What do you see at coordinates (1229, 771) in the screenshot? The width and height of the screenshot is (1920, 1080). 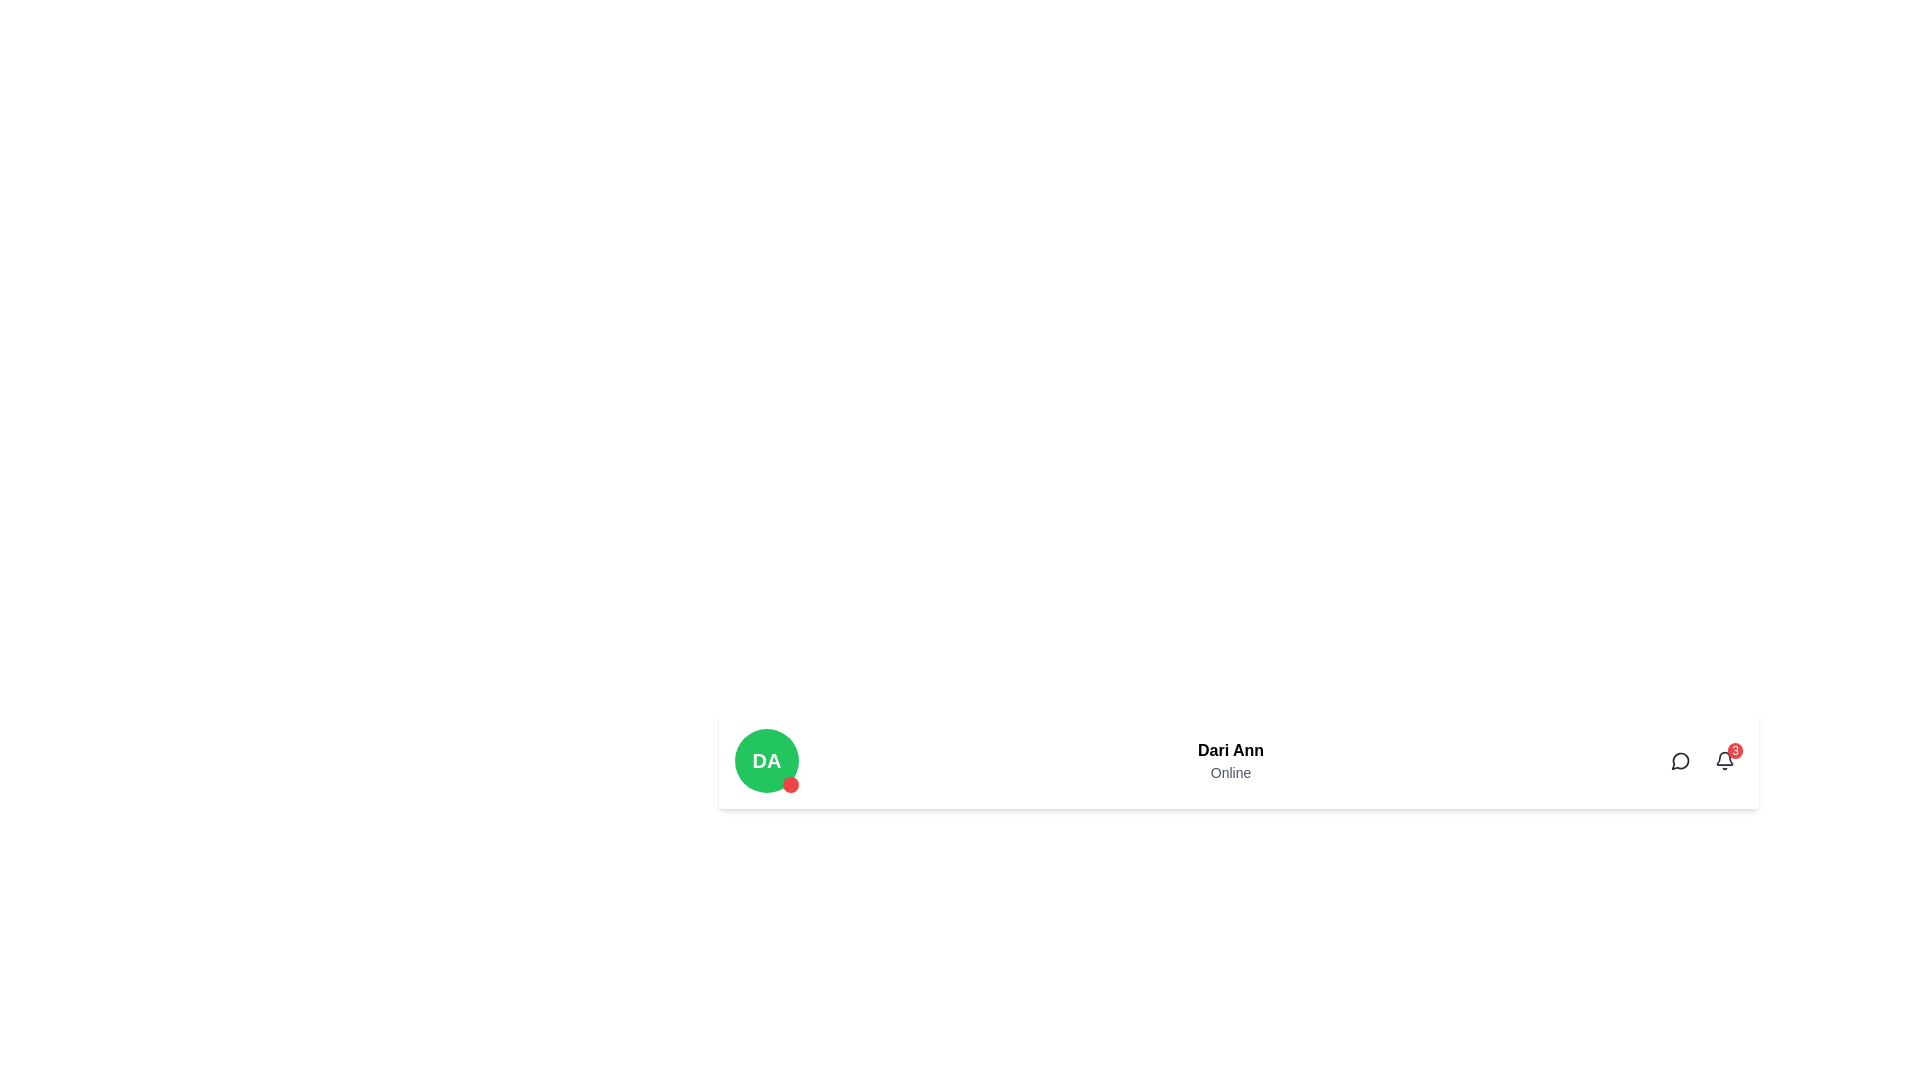 I see `the text label reading 'Online', which is styled with a light-gray color and positioned below the bolded text 'Dari Ann'` at bounding box center [1229, 771].